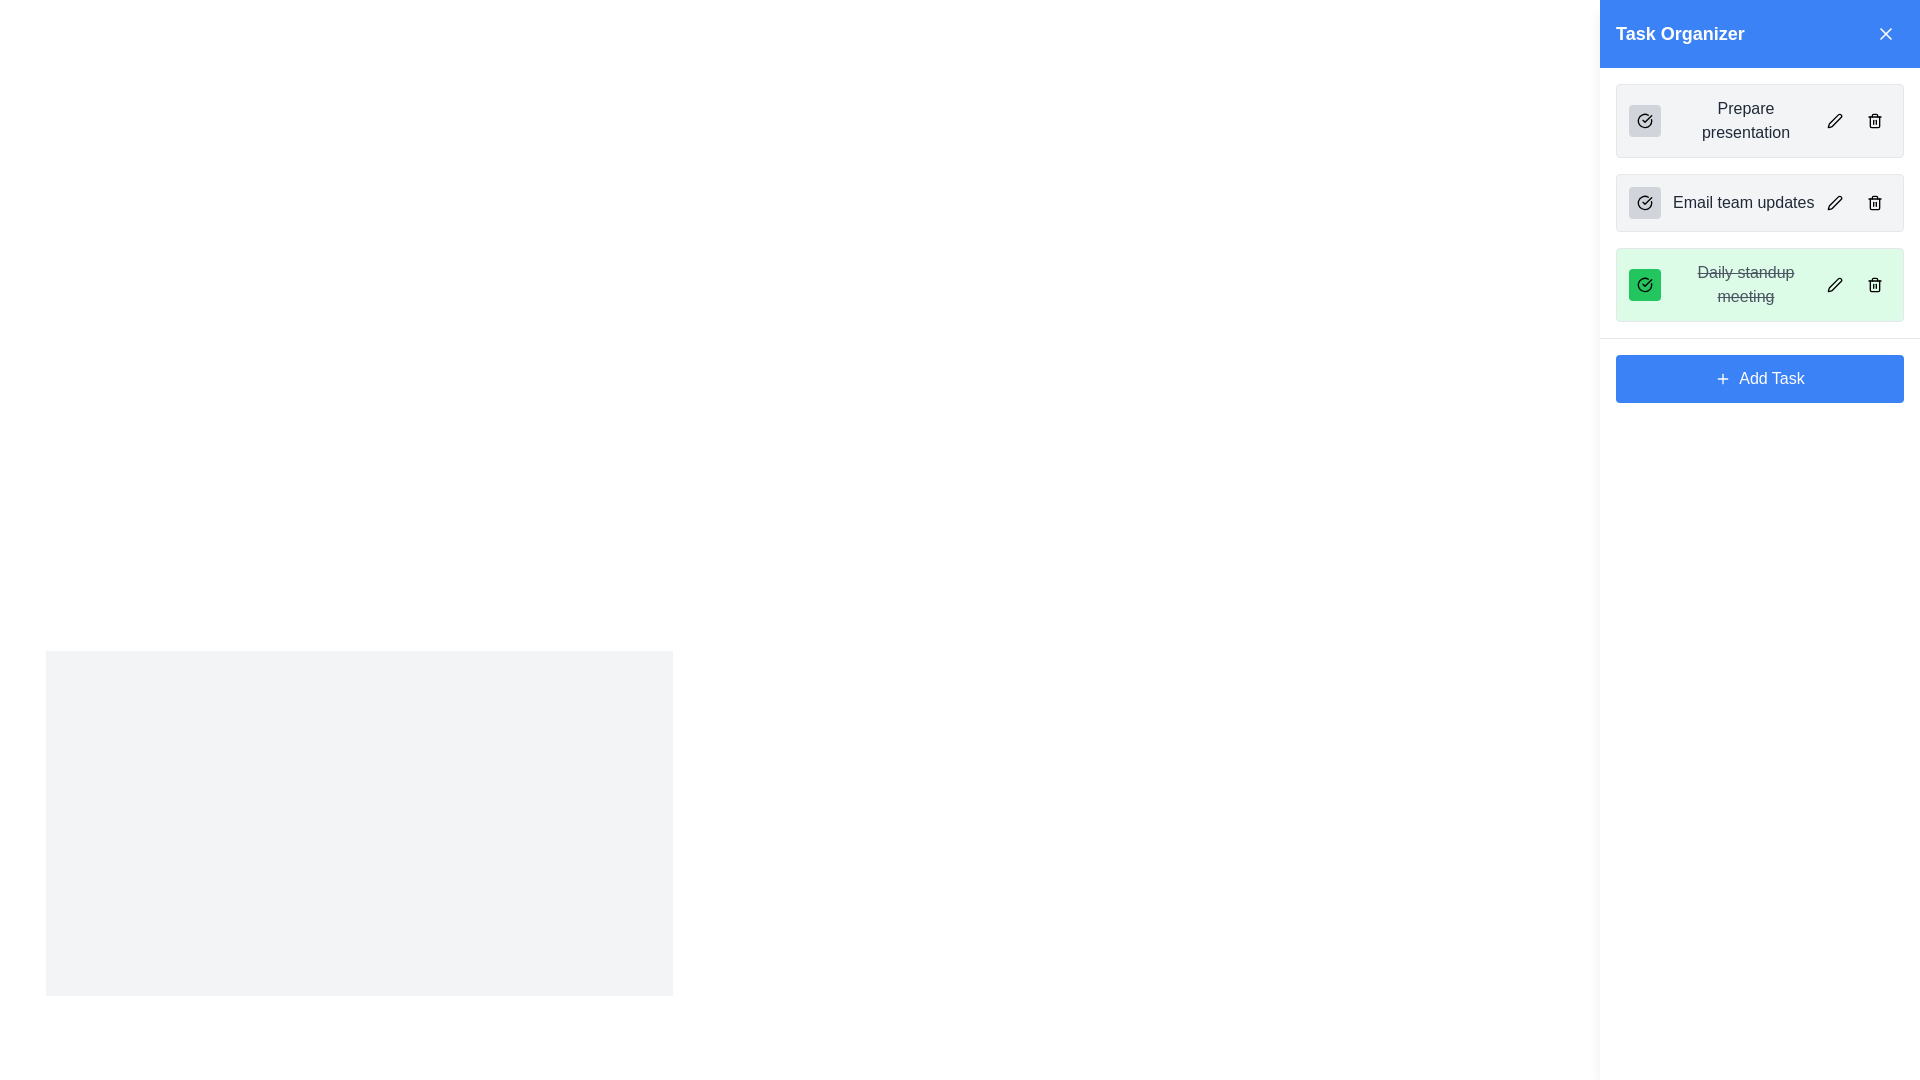  Describe the element at coordinates (1834, 285) in the screenshot. I see `the pen icon located inside the rounded rectangular button on the right-side panel of the interface to initiate editing of the 'Daily standup meeting' task` at that location.